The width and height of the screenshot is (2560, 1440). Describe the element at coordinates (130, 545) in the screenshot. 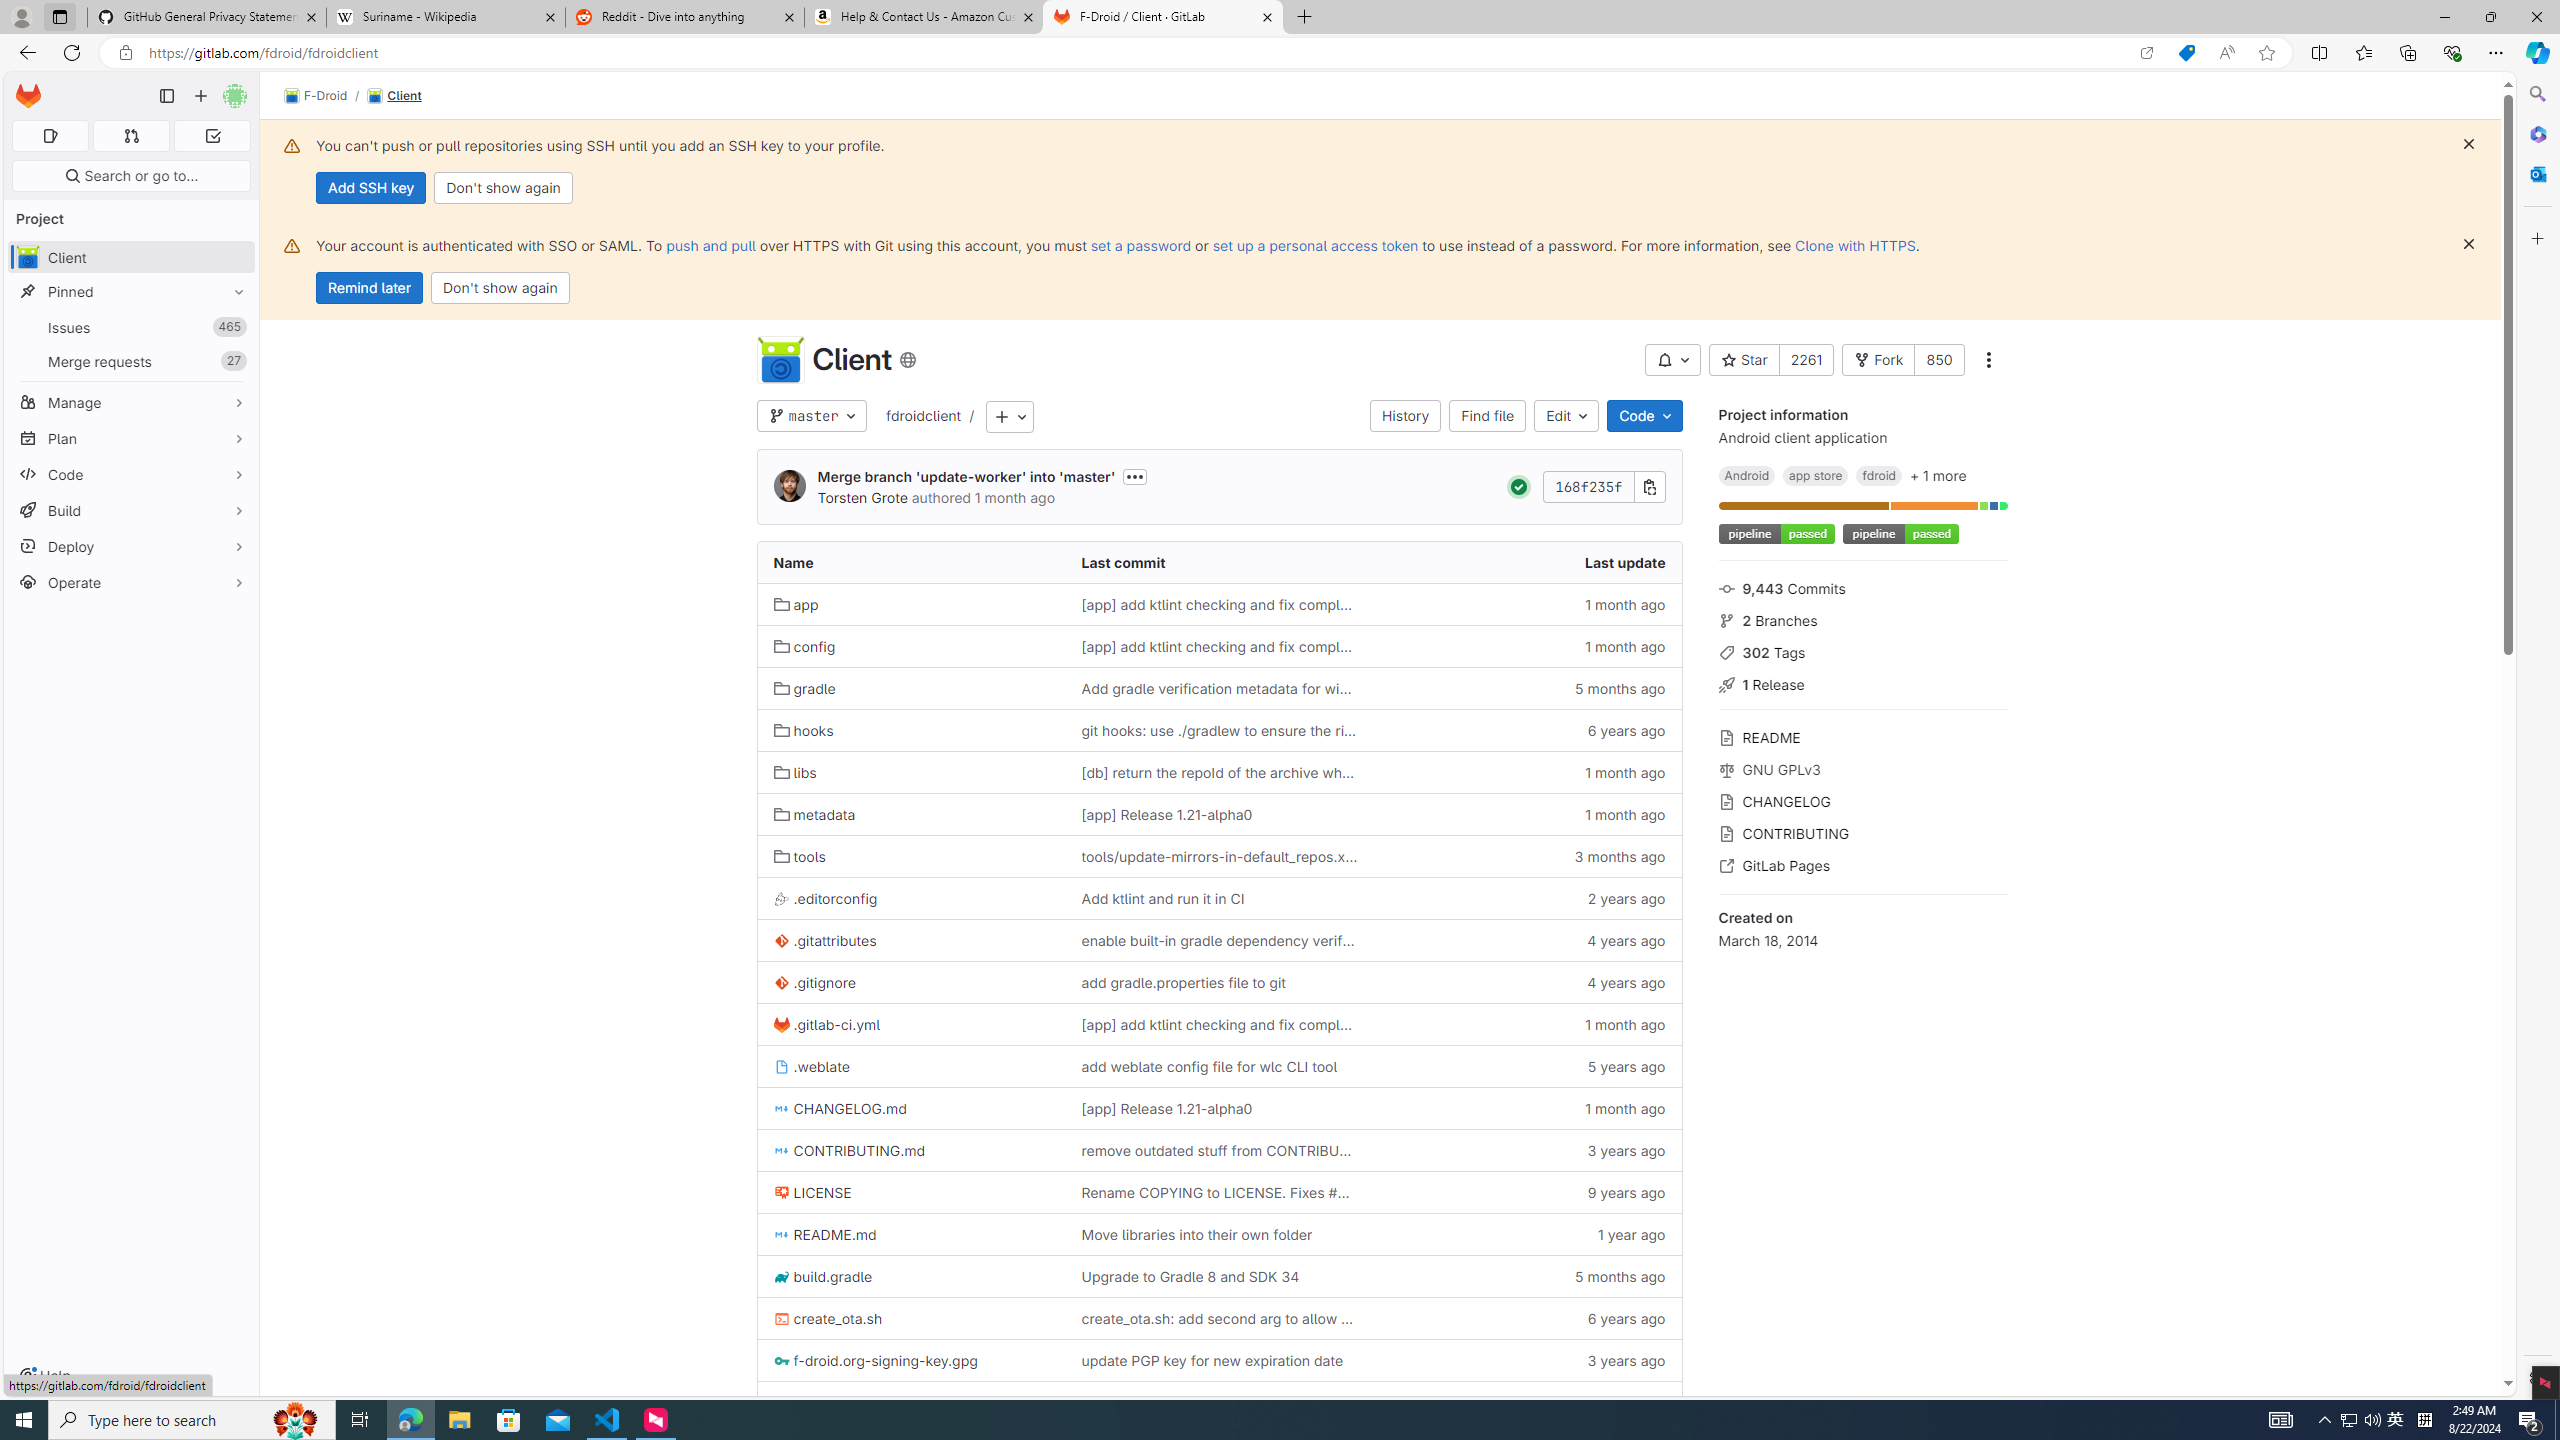

I see `'Deploy'` at that location.